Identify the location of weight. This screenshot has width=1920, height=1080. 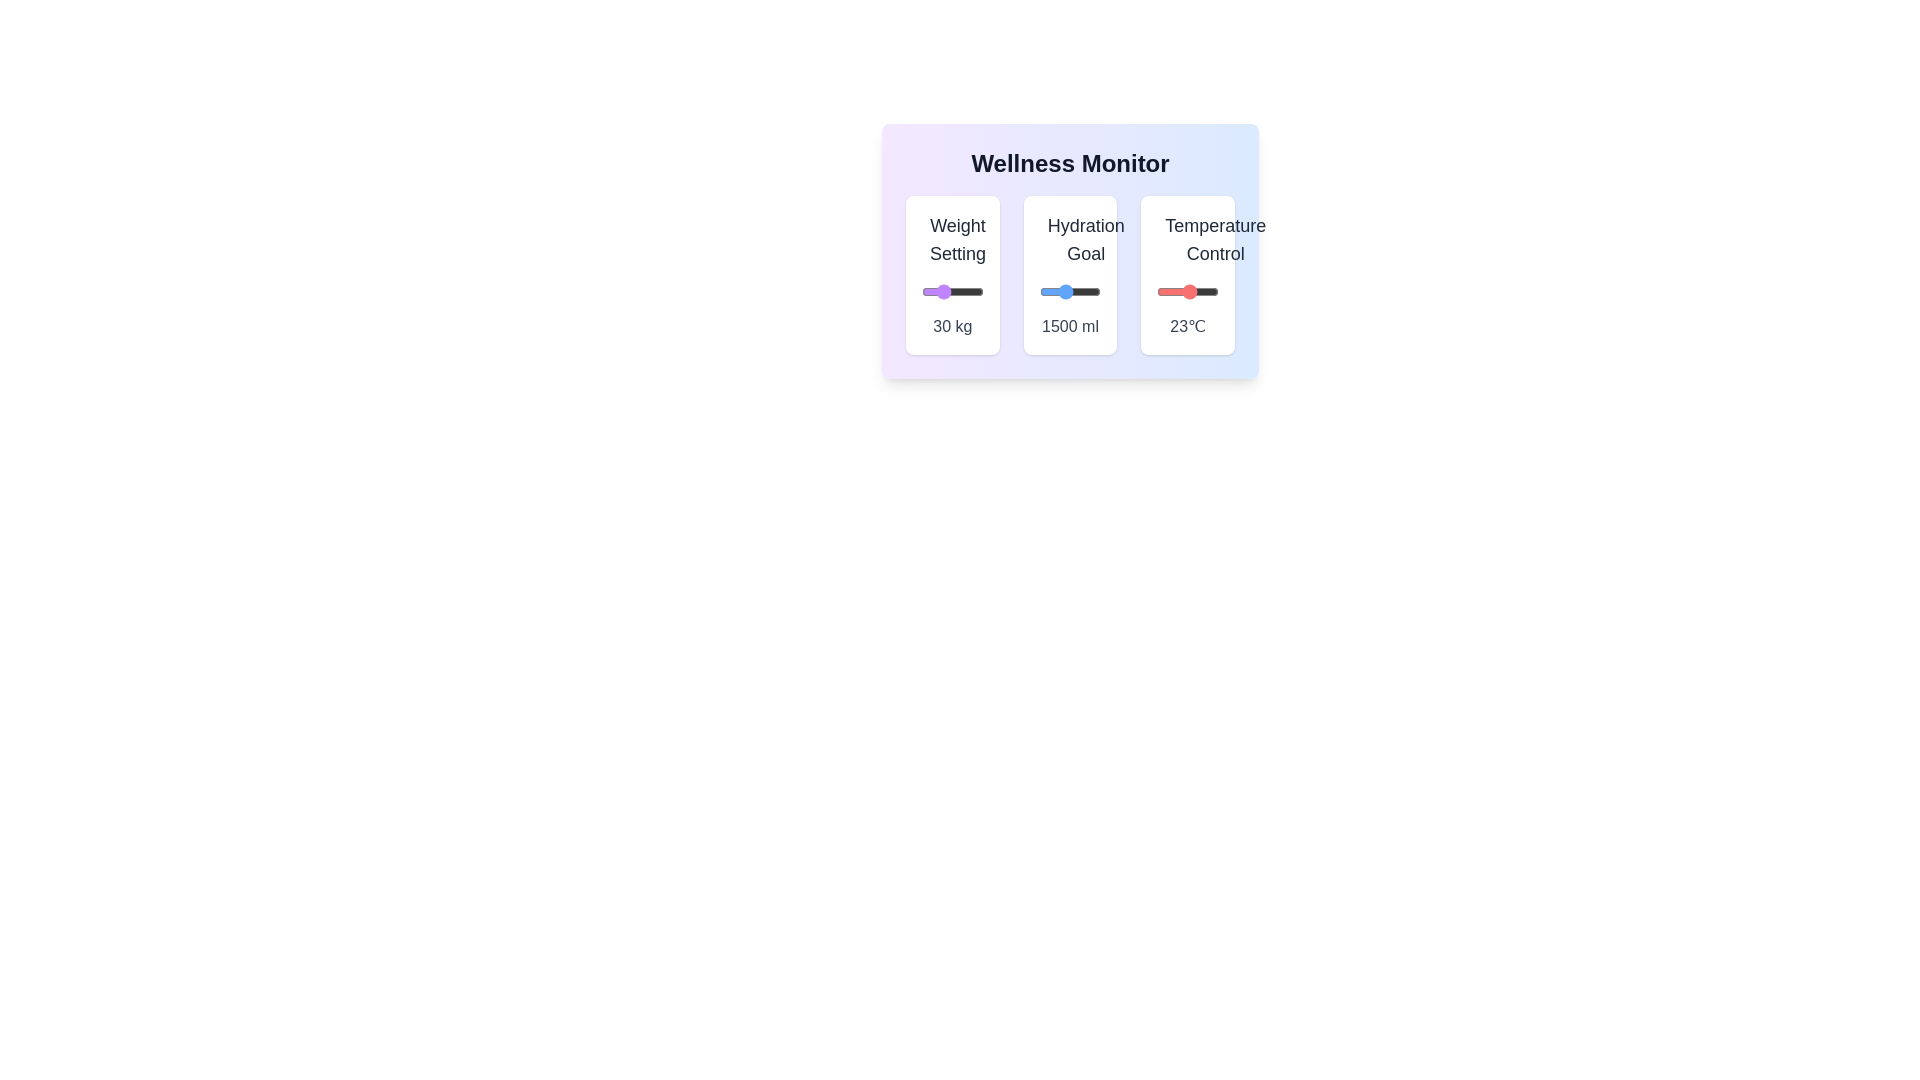
(980, 292).